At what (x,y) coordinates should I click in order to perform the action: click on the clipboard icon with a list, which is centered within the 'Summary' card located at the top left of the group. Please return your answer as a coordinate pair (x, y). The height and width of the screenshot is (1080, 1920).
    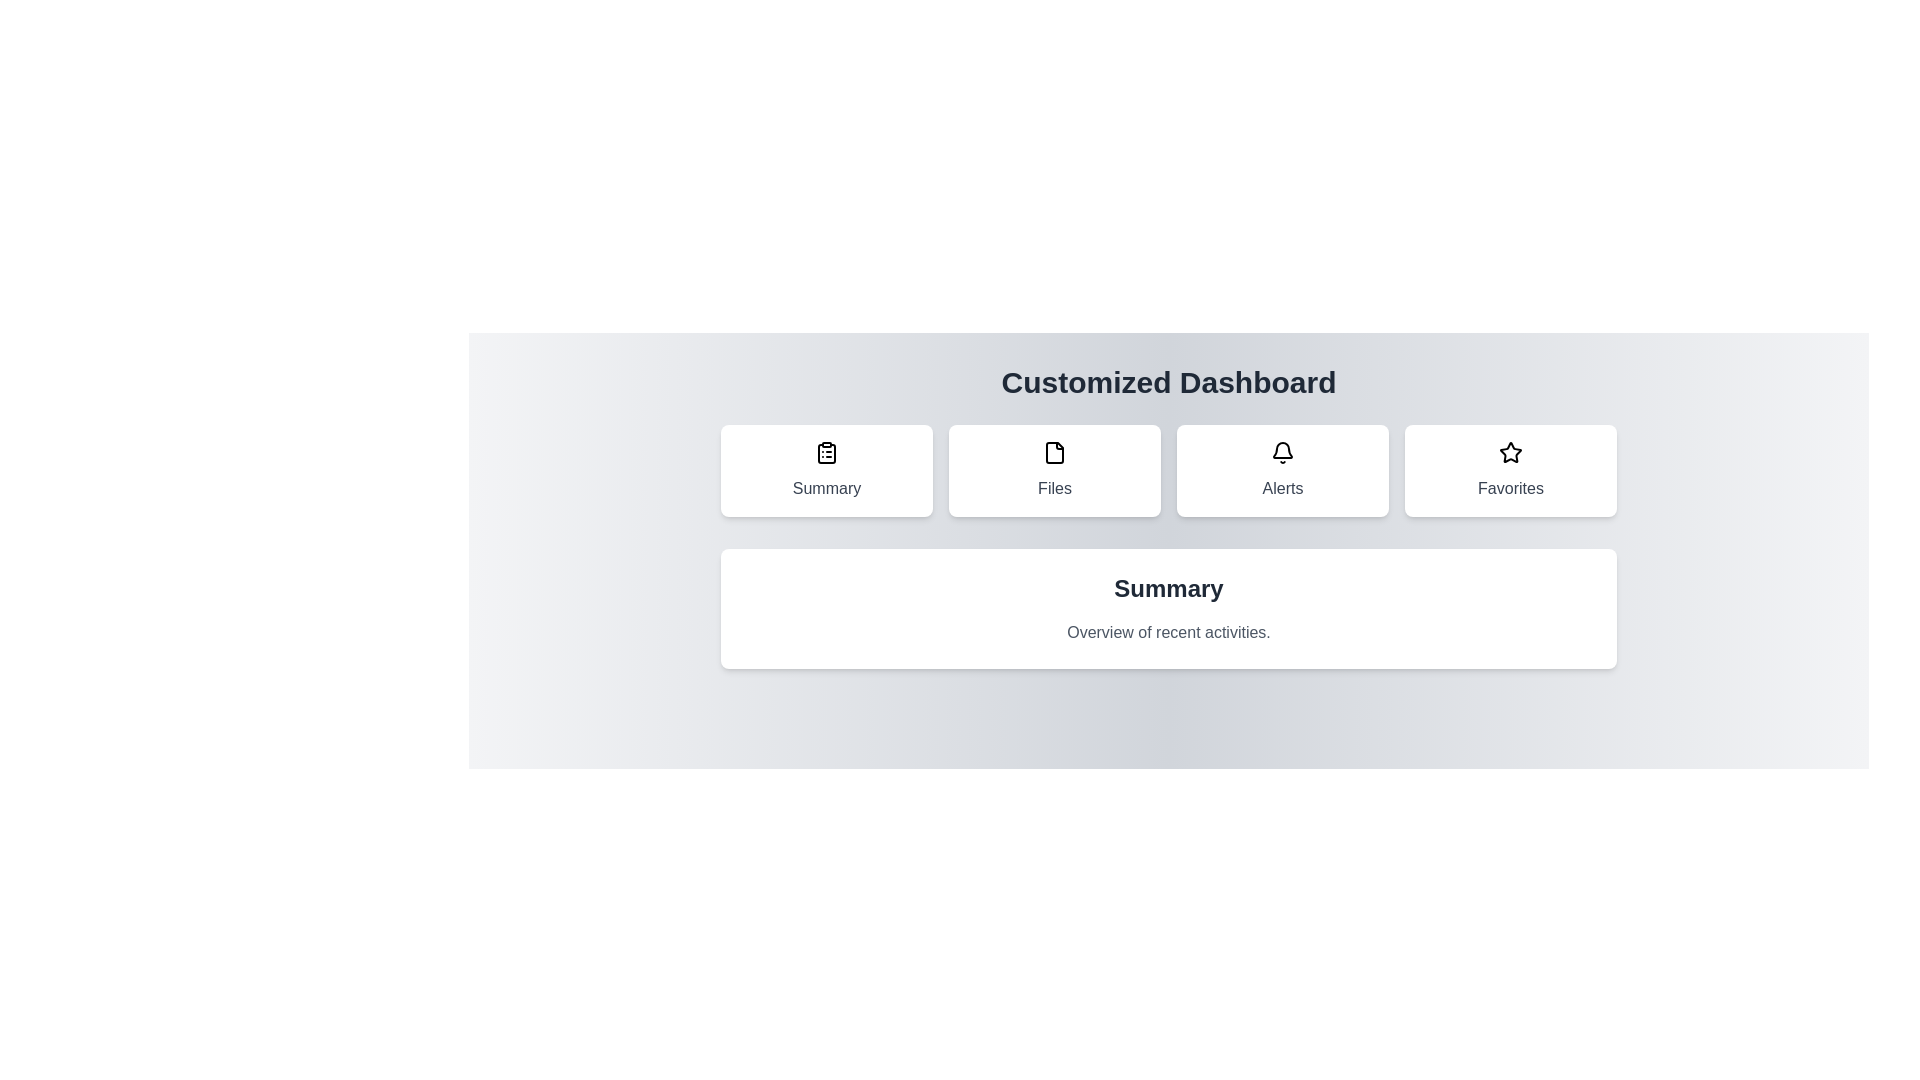
    Looking at the image, I should click on (826, 452).